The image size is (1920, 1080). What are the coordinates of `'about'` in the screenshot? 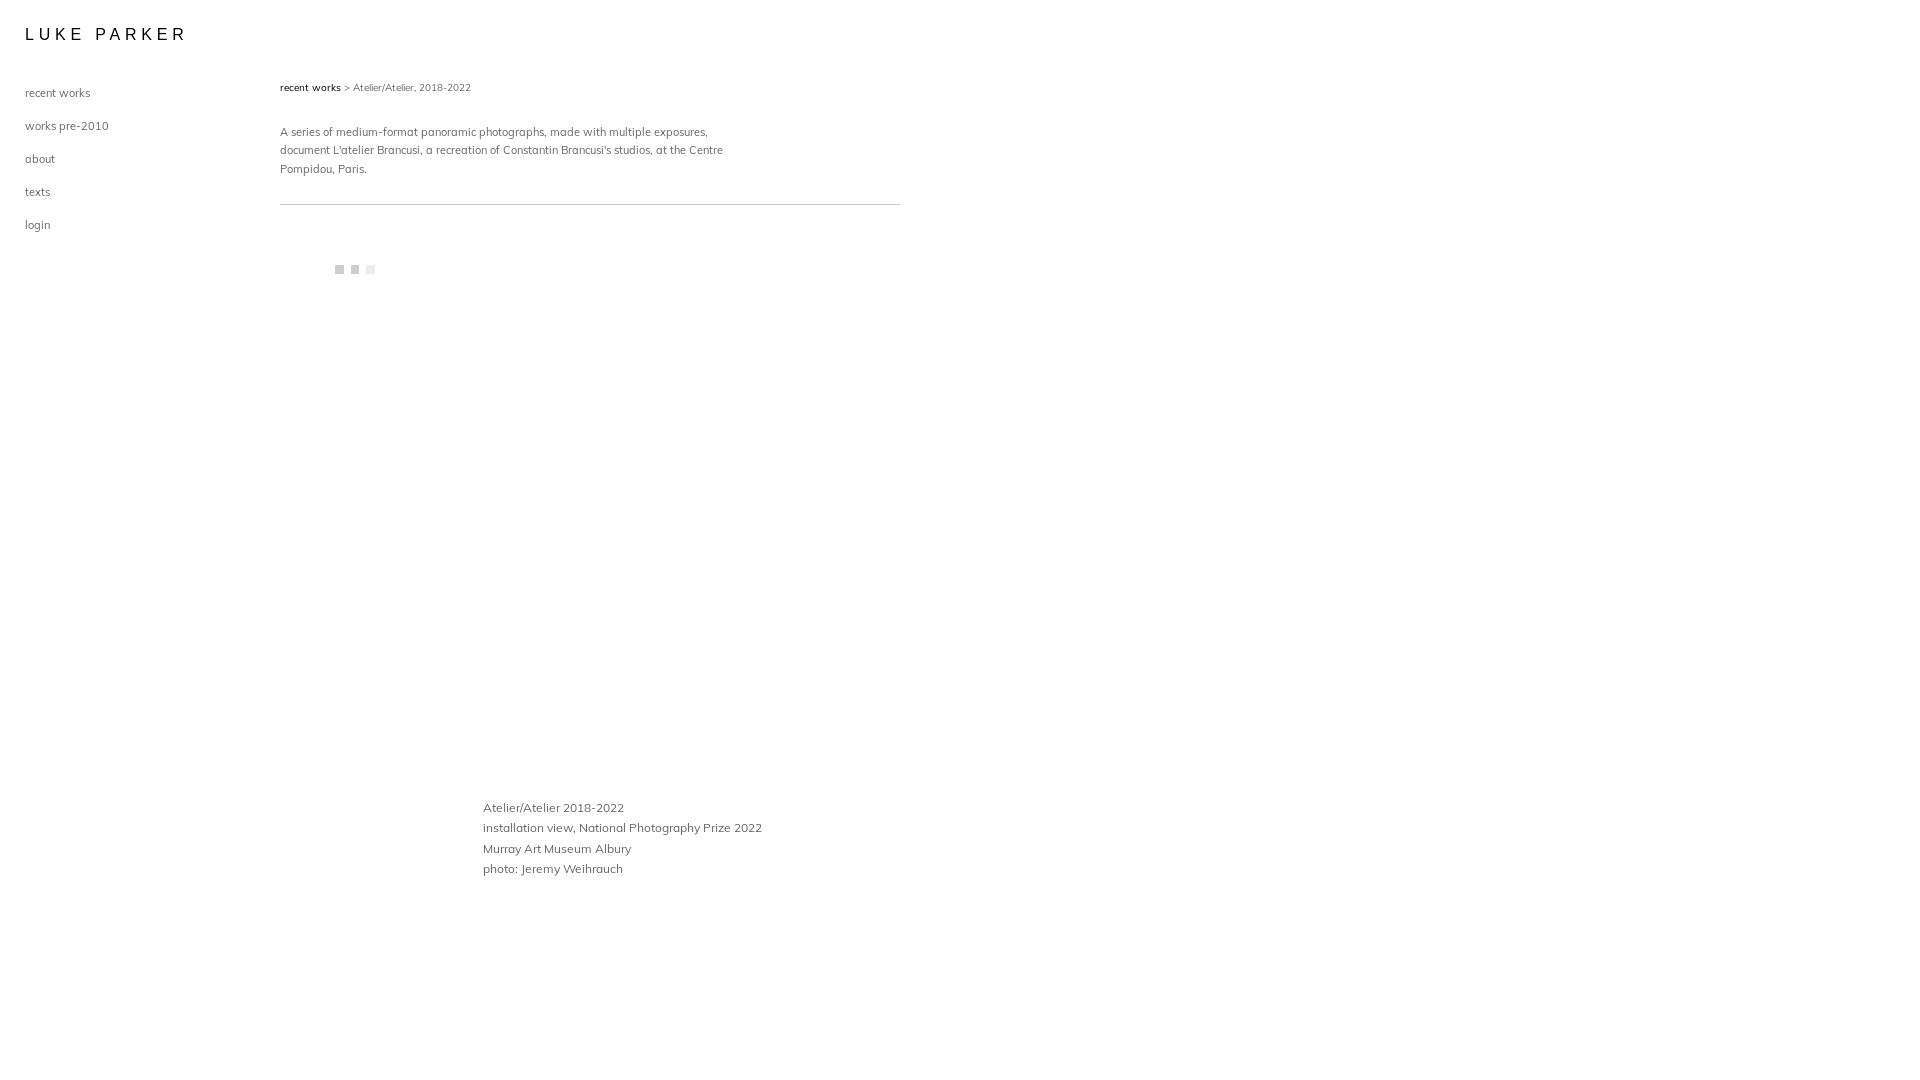 It's located at (39, 157).